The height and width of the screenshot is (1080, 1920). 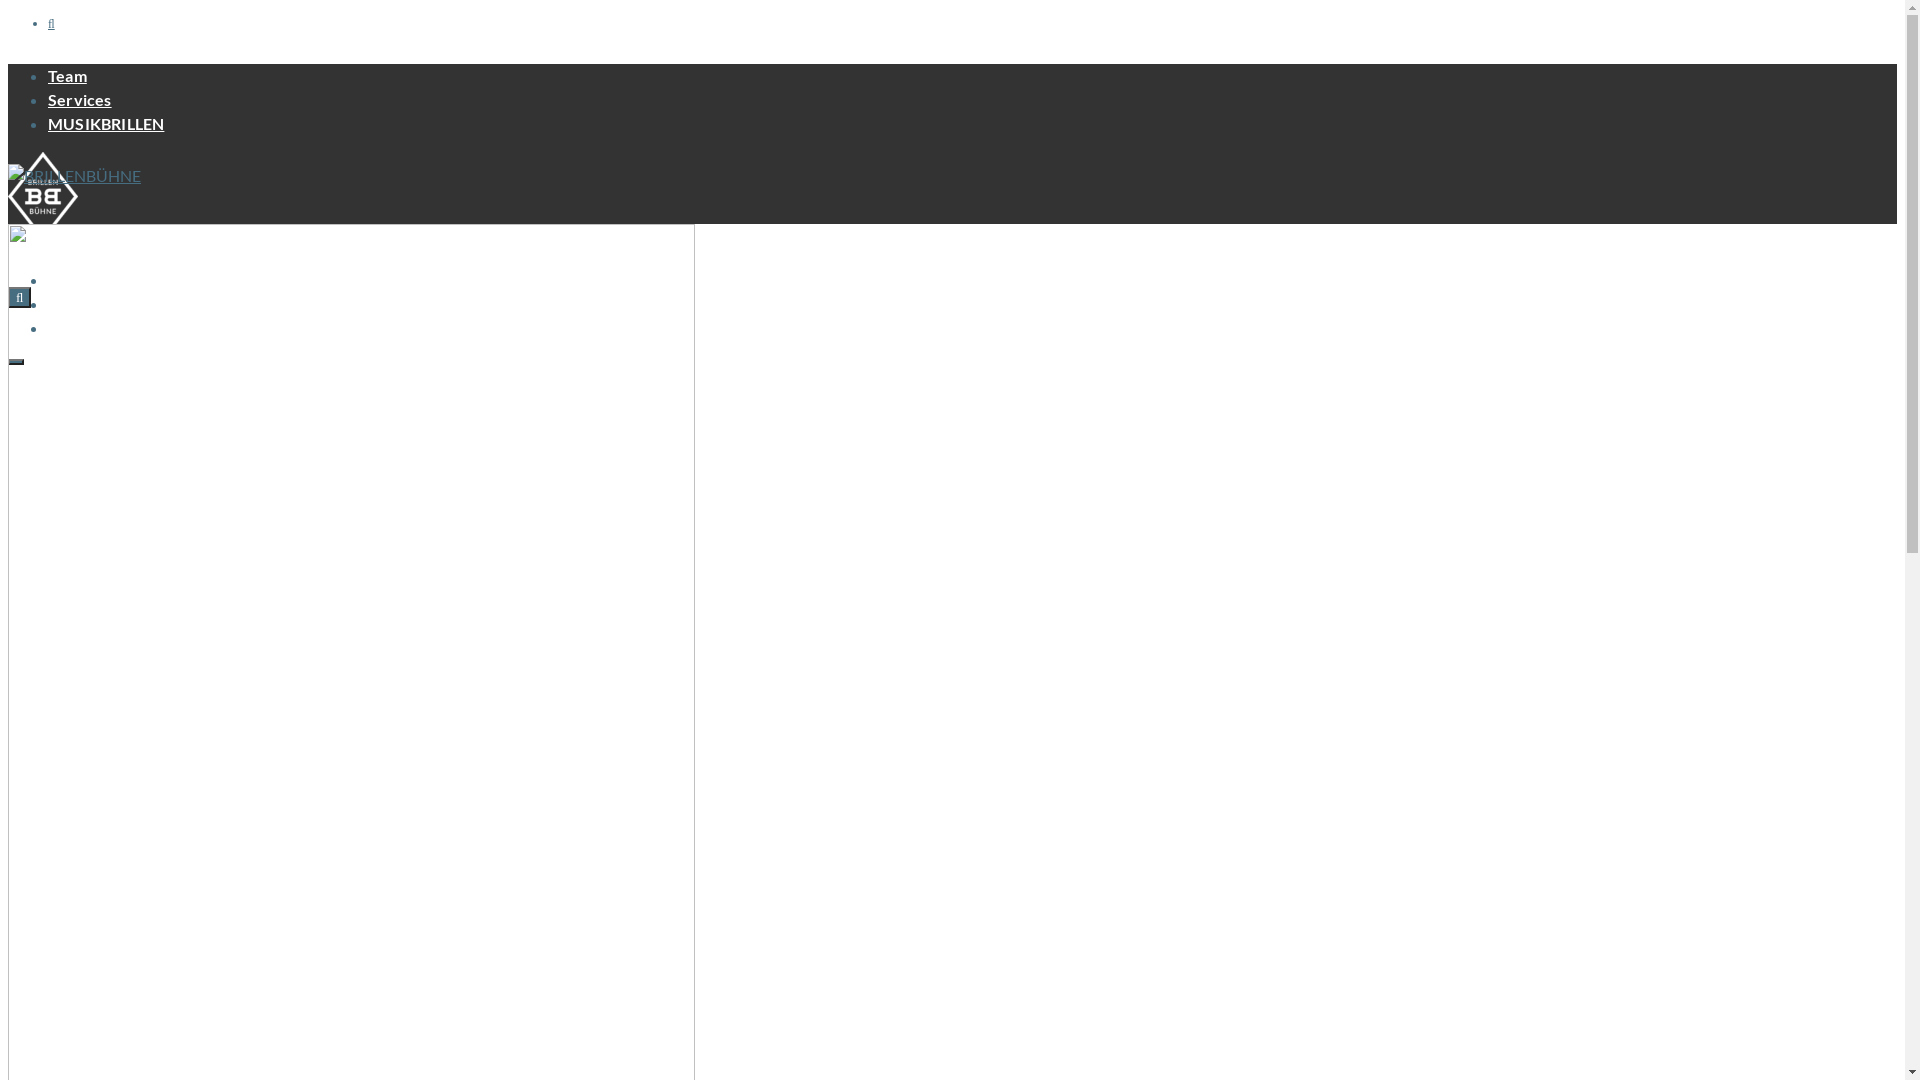 I want to click on 'Events', so click(x=72, y=279).